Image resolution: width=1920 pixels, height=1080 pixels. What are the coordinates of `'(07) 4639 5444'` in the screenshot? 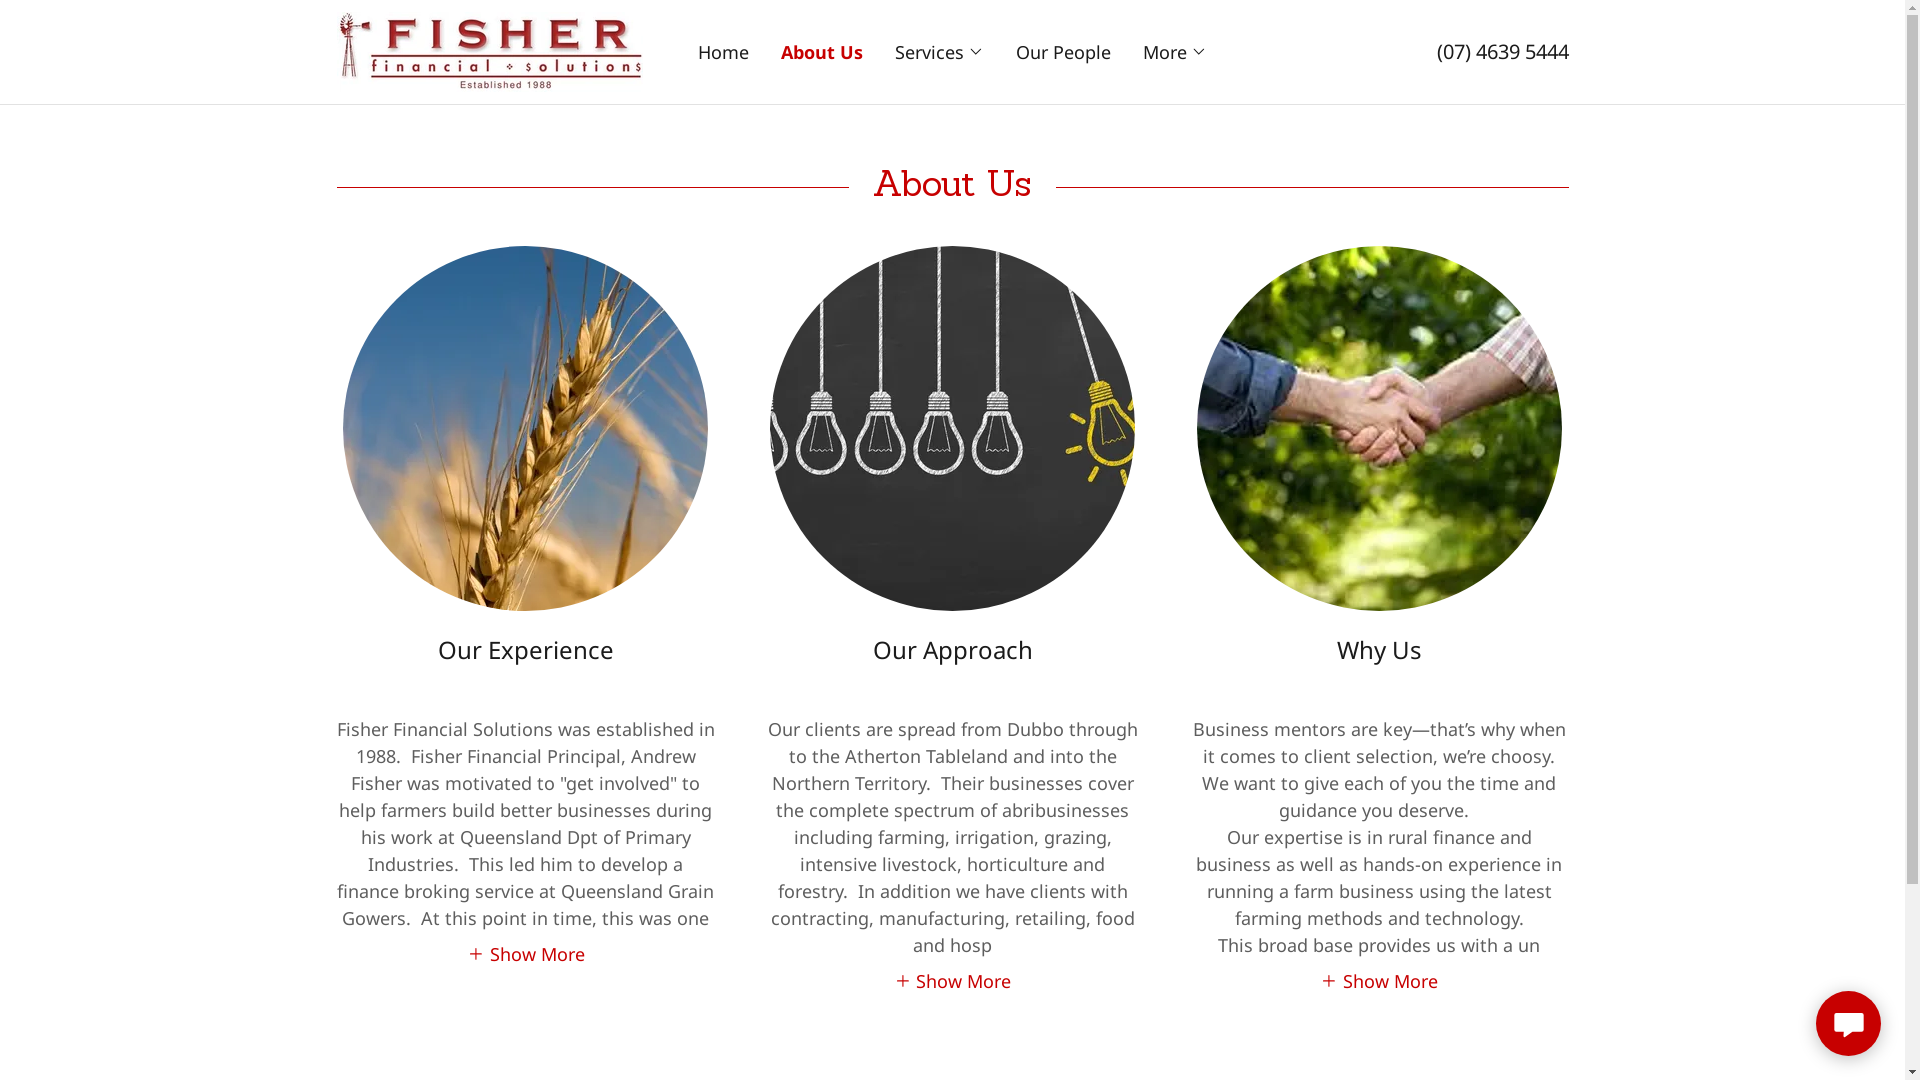 It's located at (1502, 50).